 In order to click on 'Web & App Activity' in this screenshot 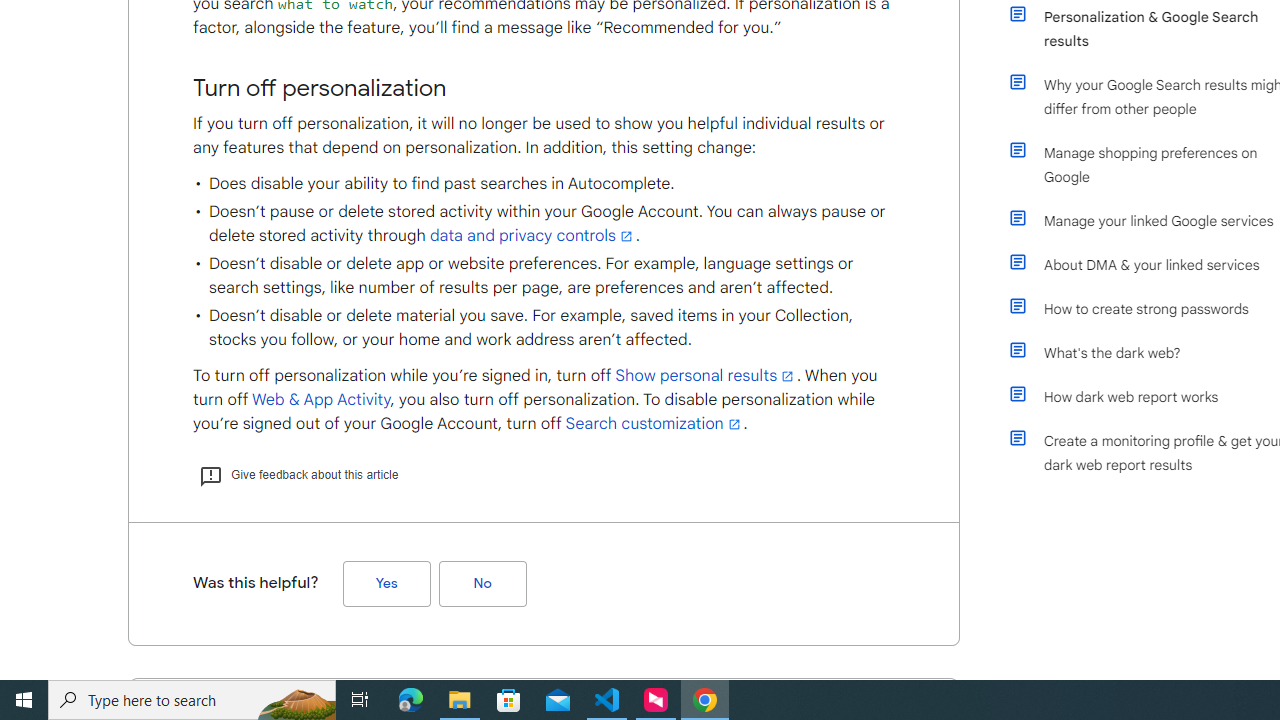, I will do `click(320, 399)`.